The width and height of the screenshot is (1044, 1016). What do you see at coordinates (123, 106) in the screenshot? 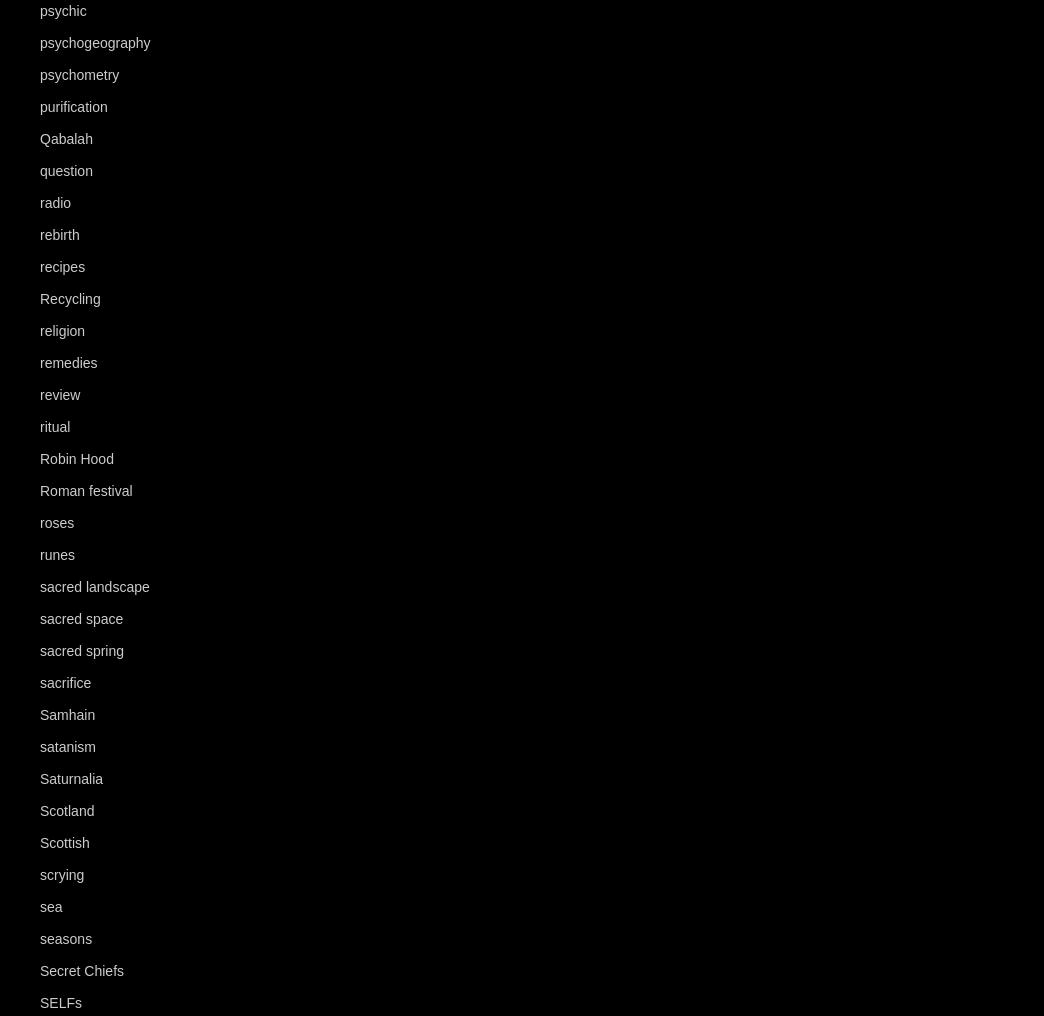
I see `'(21)'` at bounding box center [123, 106].